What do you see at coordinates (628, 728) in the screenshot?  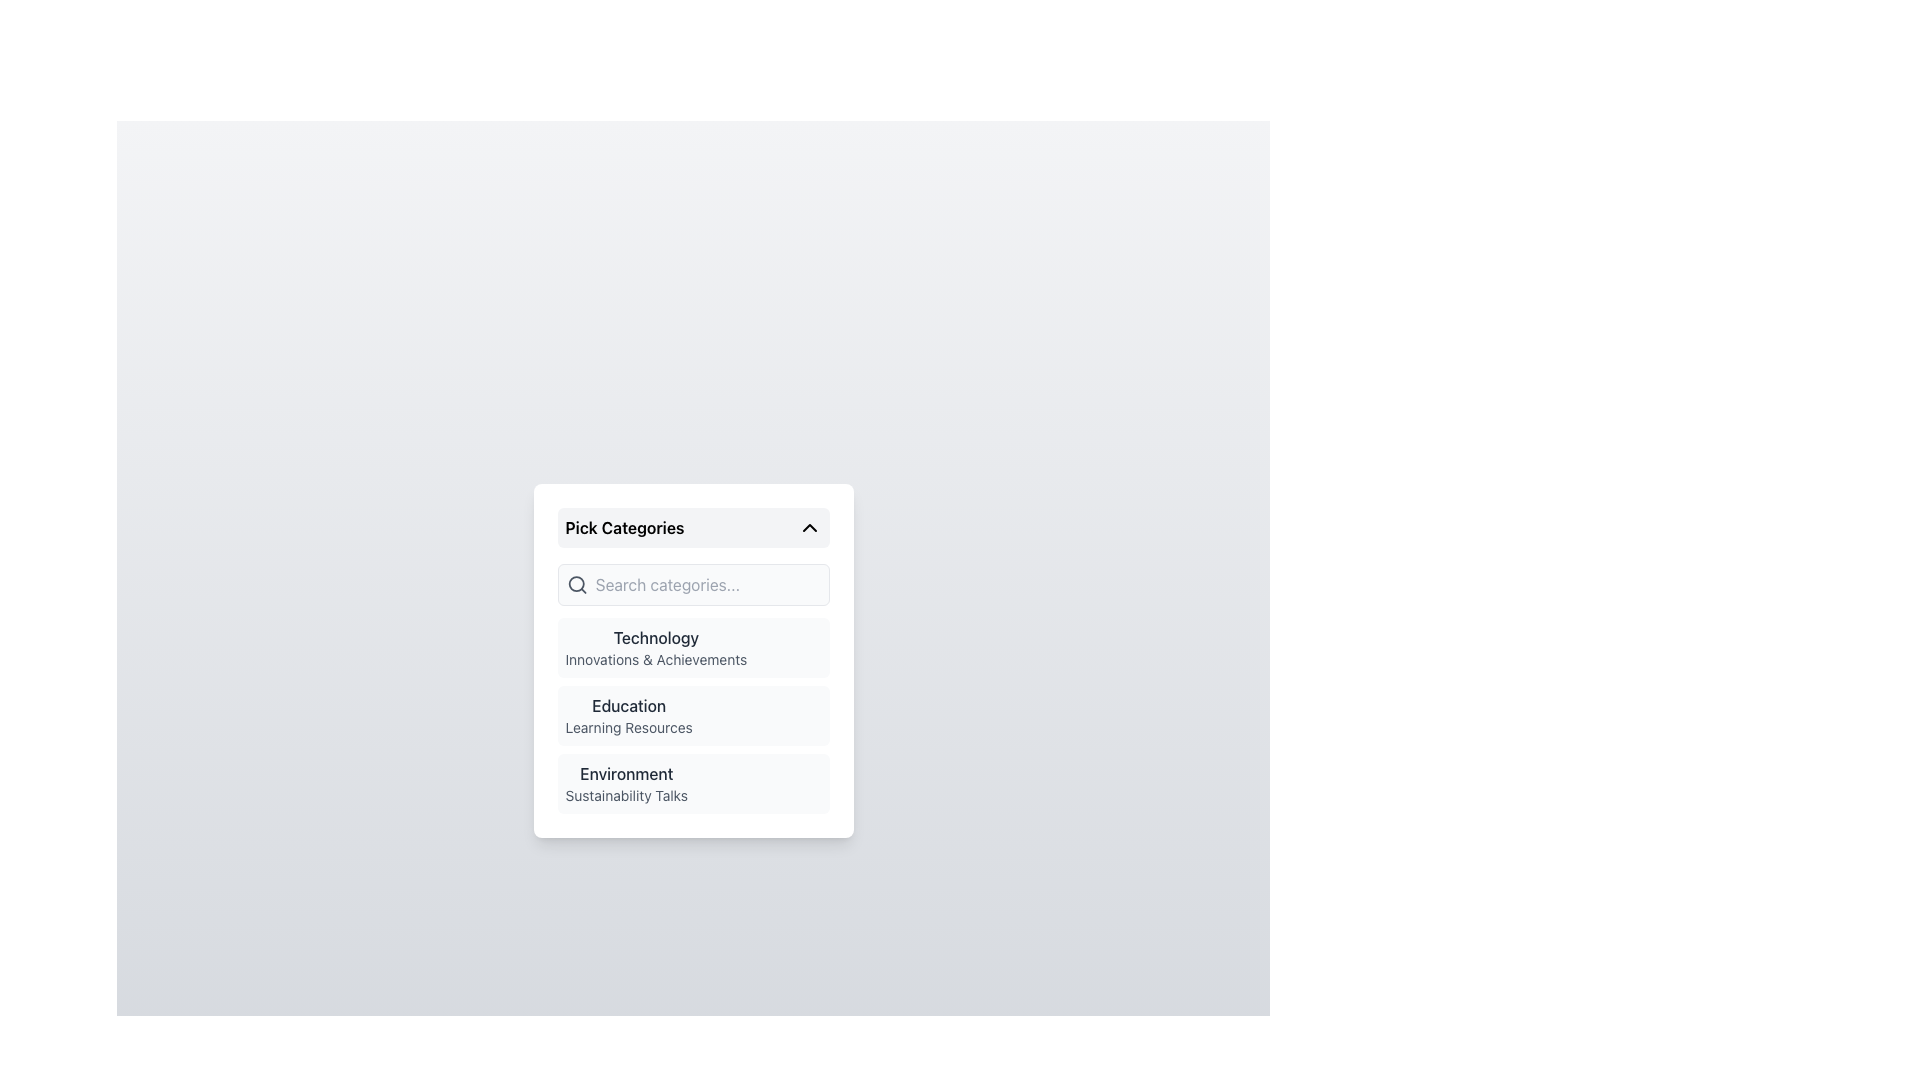 I see `text label displaying 'Learning Resources' located beneath the bold label 'Education' in the vertical category list` at bounding box center [628, 728].